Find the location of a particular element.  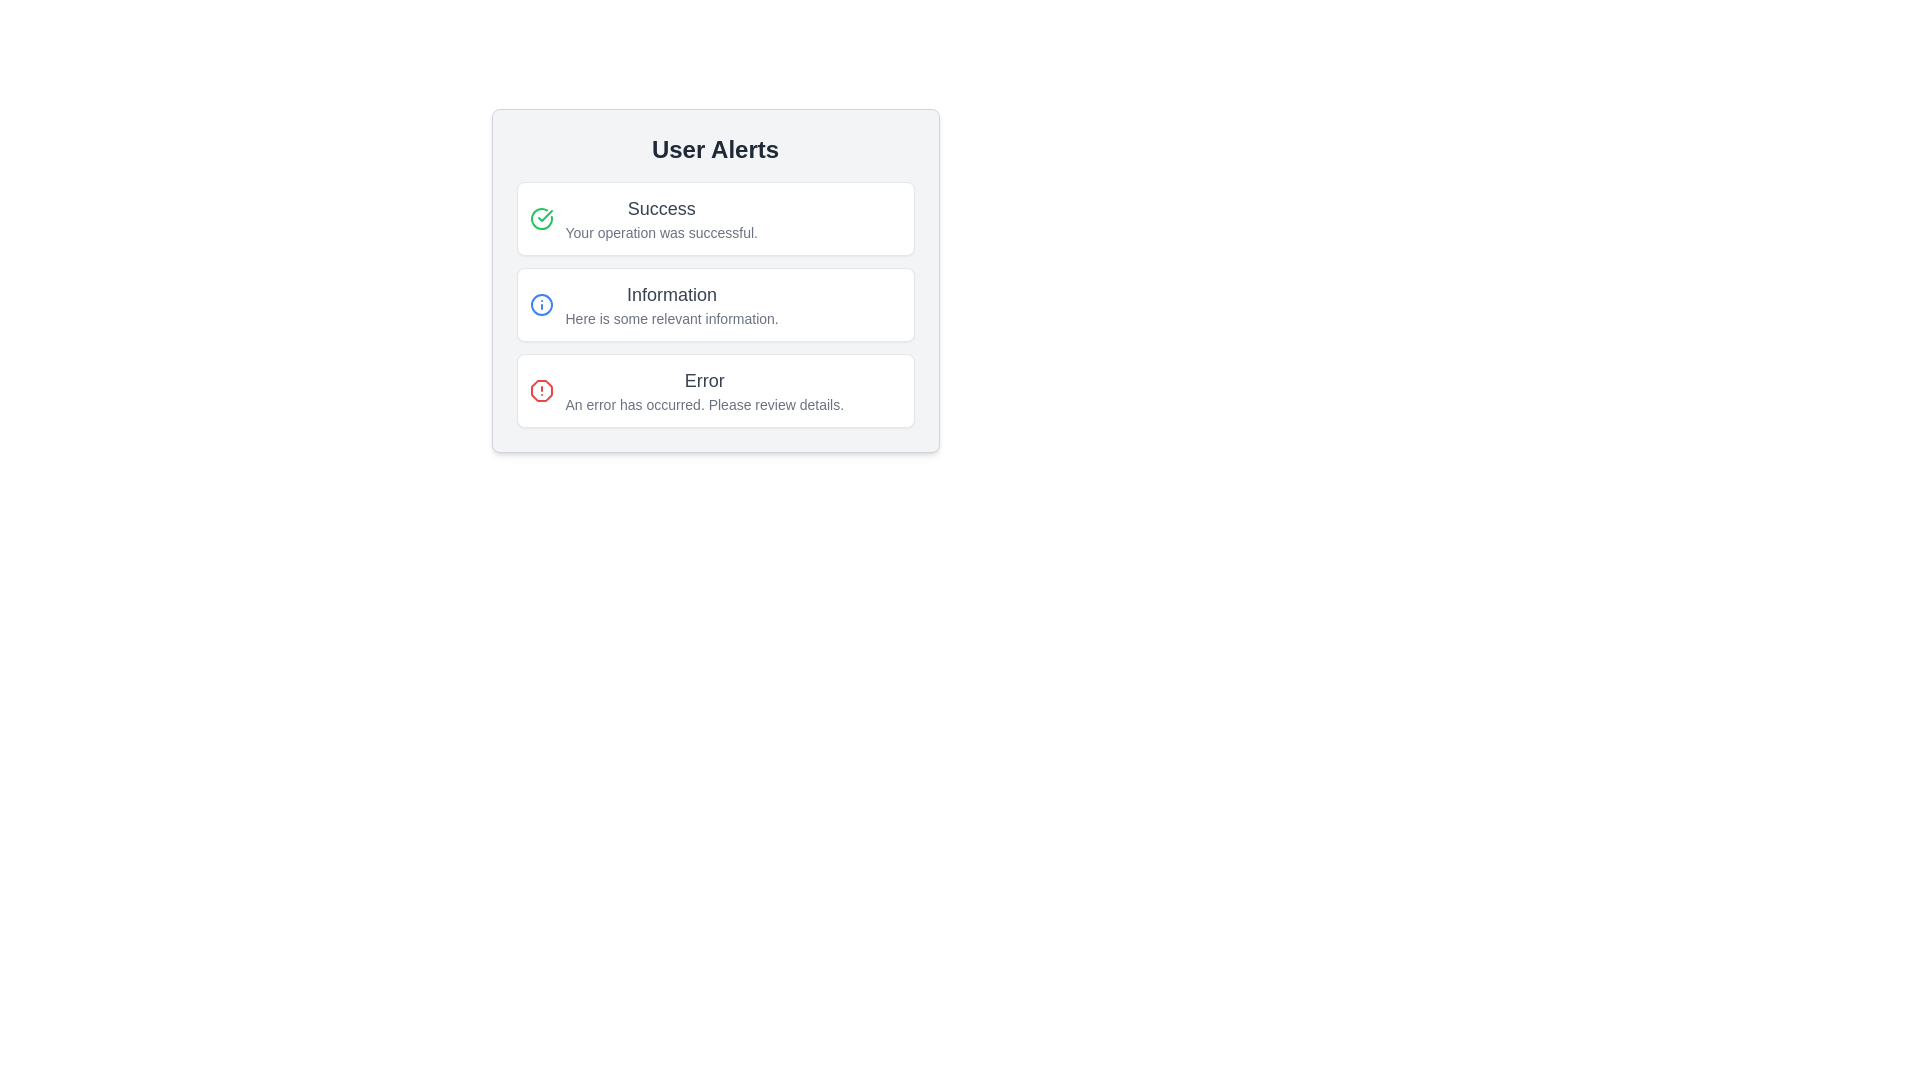

the icon located on the left side of the 'Error' alert panel is located at coordinates (541, 390).